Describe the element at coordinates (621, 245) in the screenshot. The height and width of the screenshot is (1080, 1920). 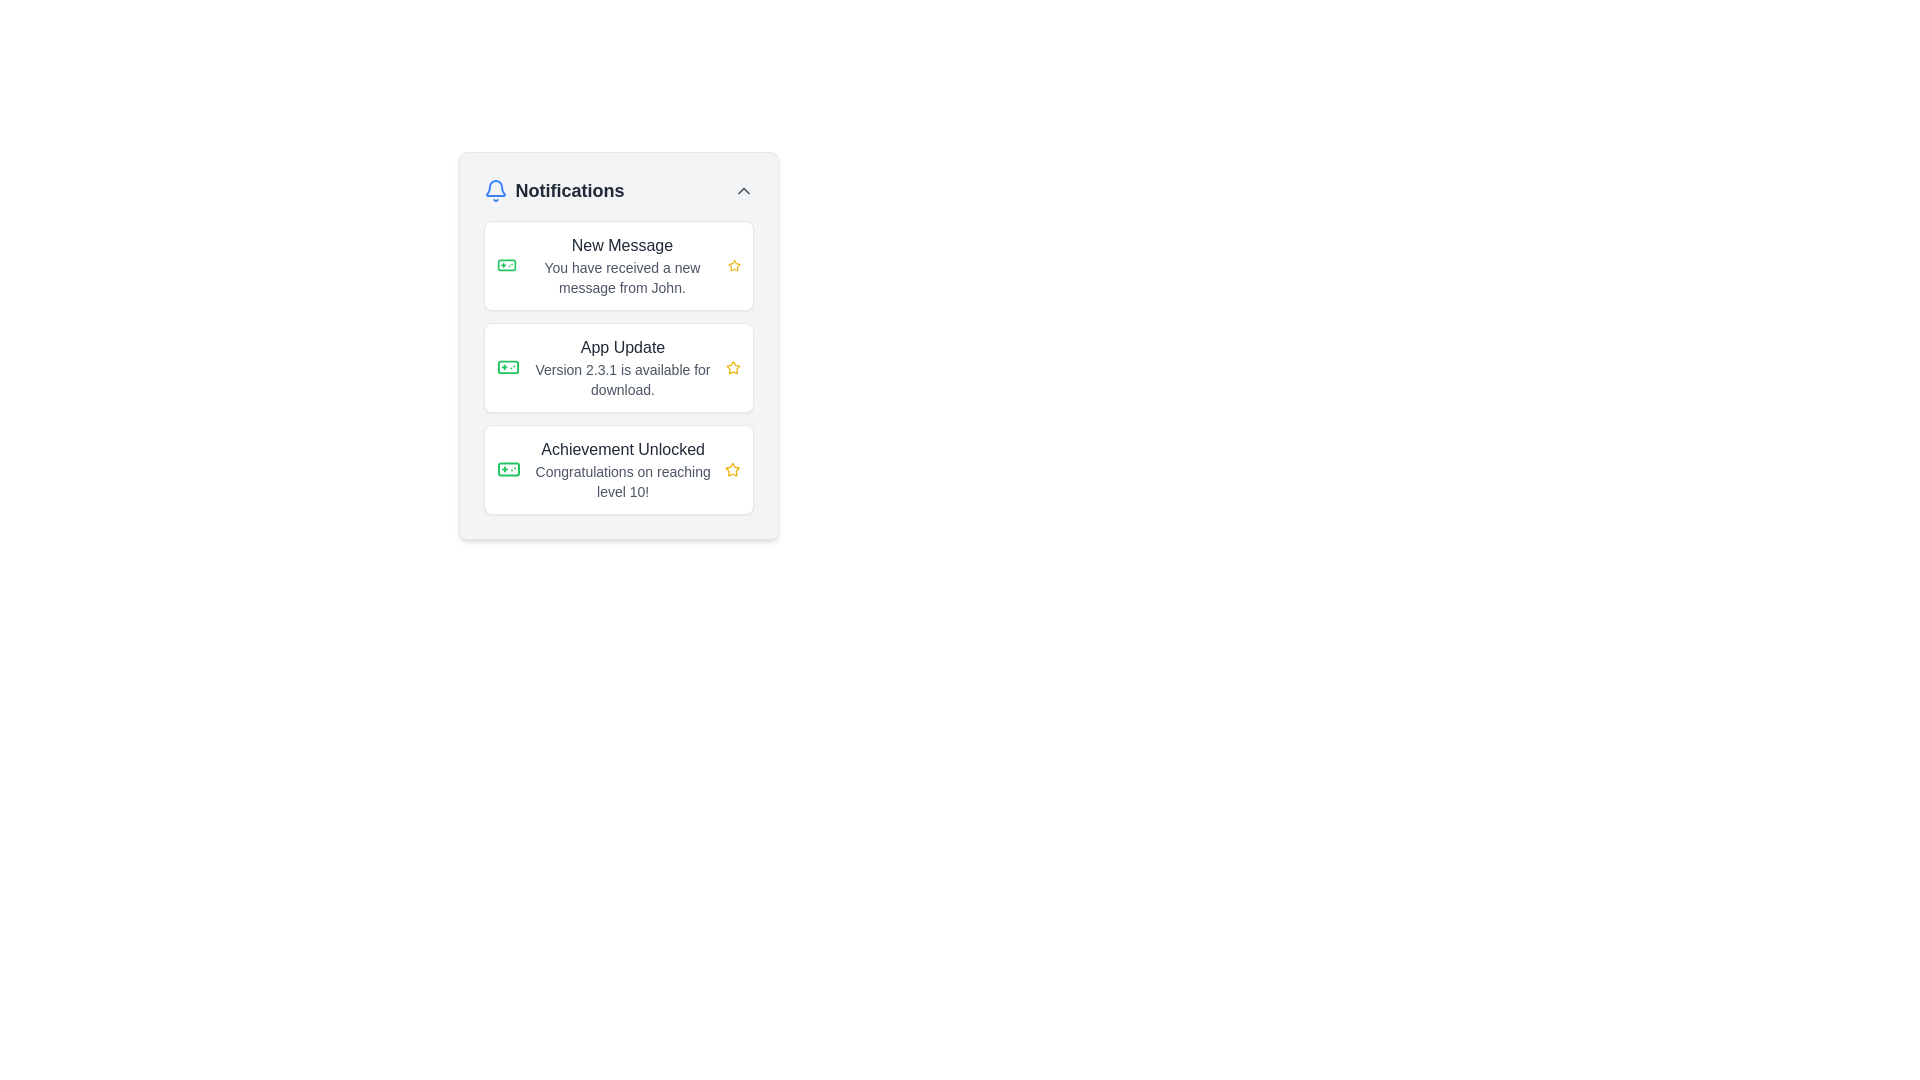
I see `the text label displaying 'New Message', which is styled with a medium-weight font and dark gray color, located at the top of the notification card` at that location.